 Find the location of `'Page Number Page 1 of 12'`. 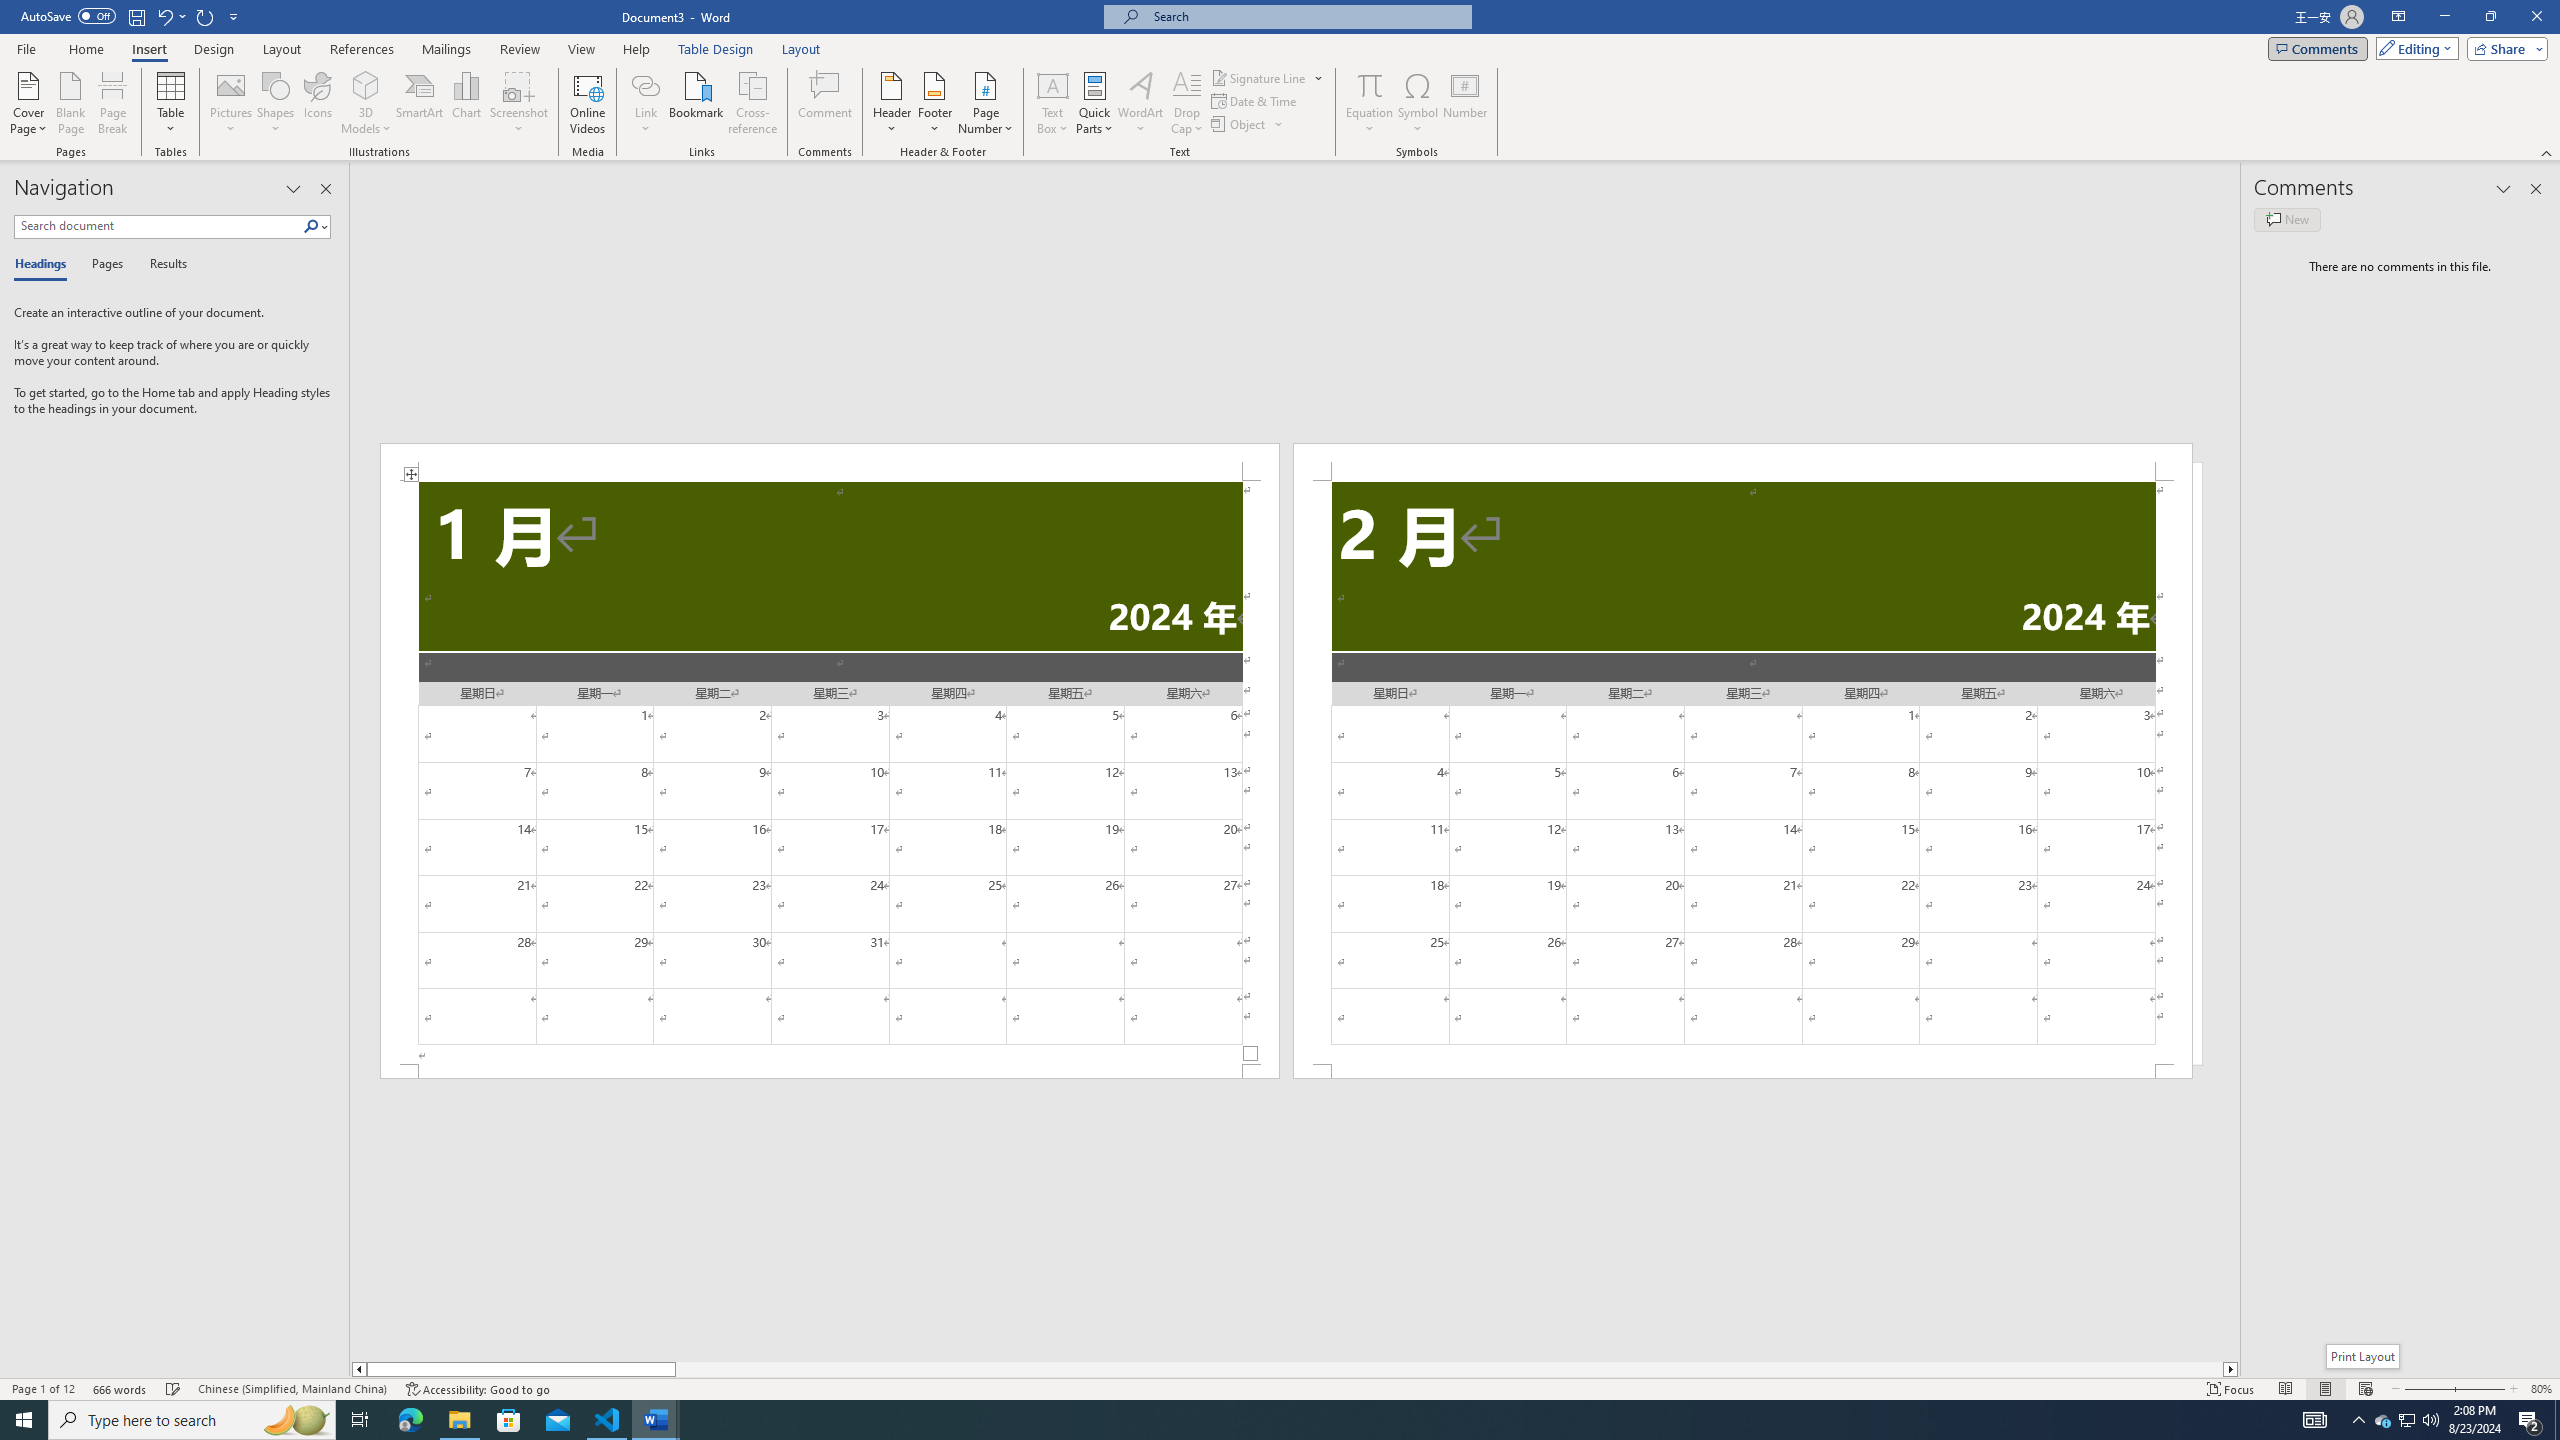

'Page Number Page 1 of 12' is located at coordinates (42, 1389).